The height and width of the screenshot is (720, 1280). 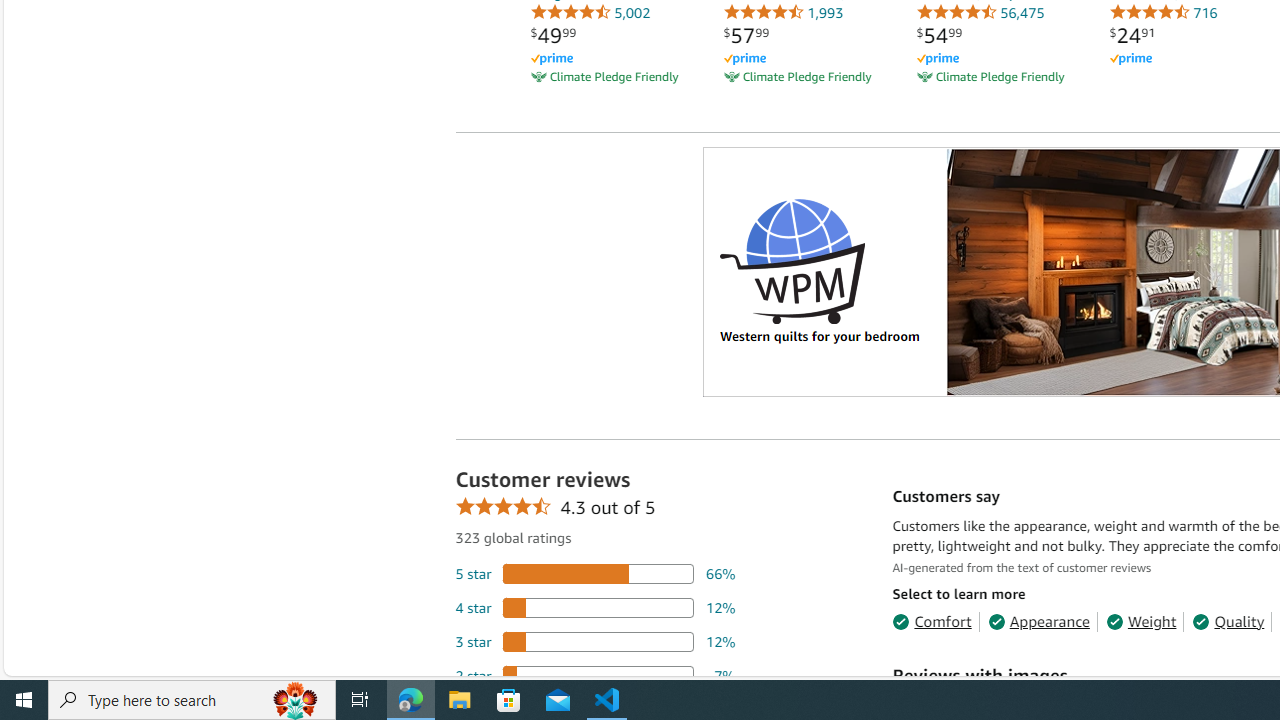 I want to click on 'Appearance', so click(x=1038, y=620).